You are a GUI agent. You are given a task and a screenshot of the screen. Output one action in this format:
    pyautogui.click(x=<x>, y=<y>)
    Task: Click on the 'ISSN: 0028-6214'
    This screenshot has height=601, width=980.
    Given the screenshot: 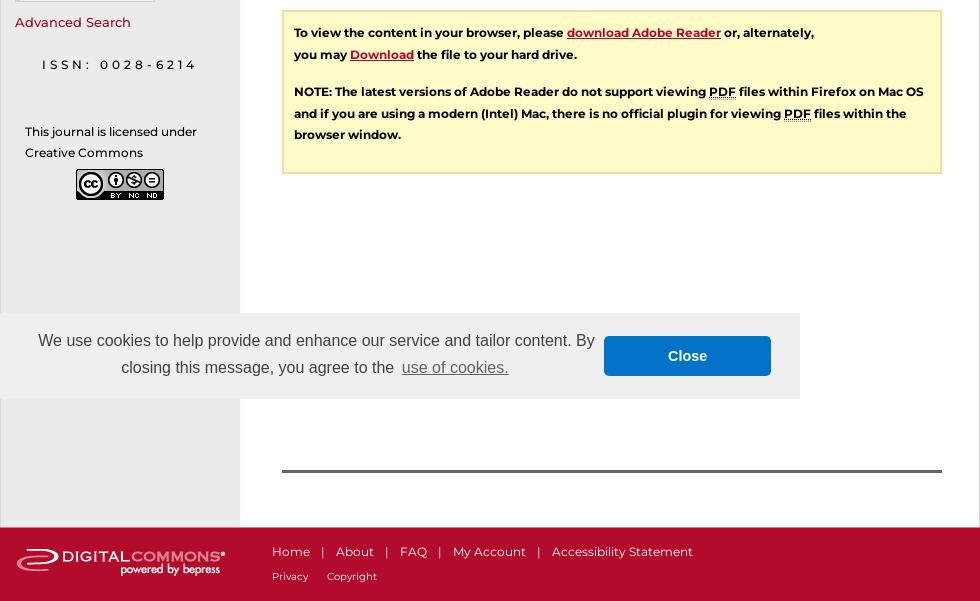 What is the action you would take?
    pyautogui.click(x=42, y=62)
    